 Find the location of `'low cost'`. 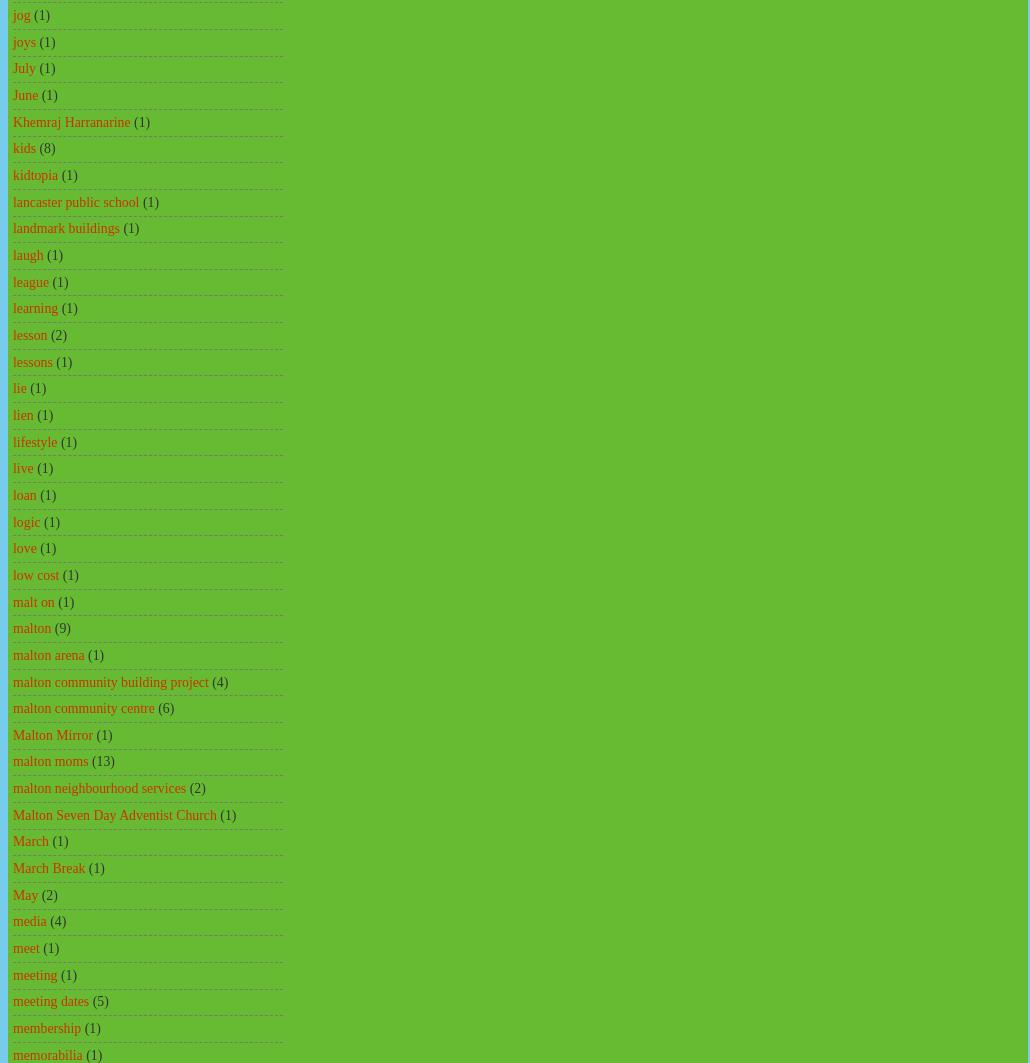

'low cost' is located at coordinates (36, 573).